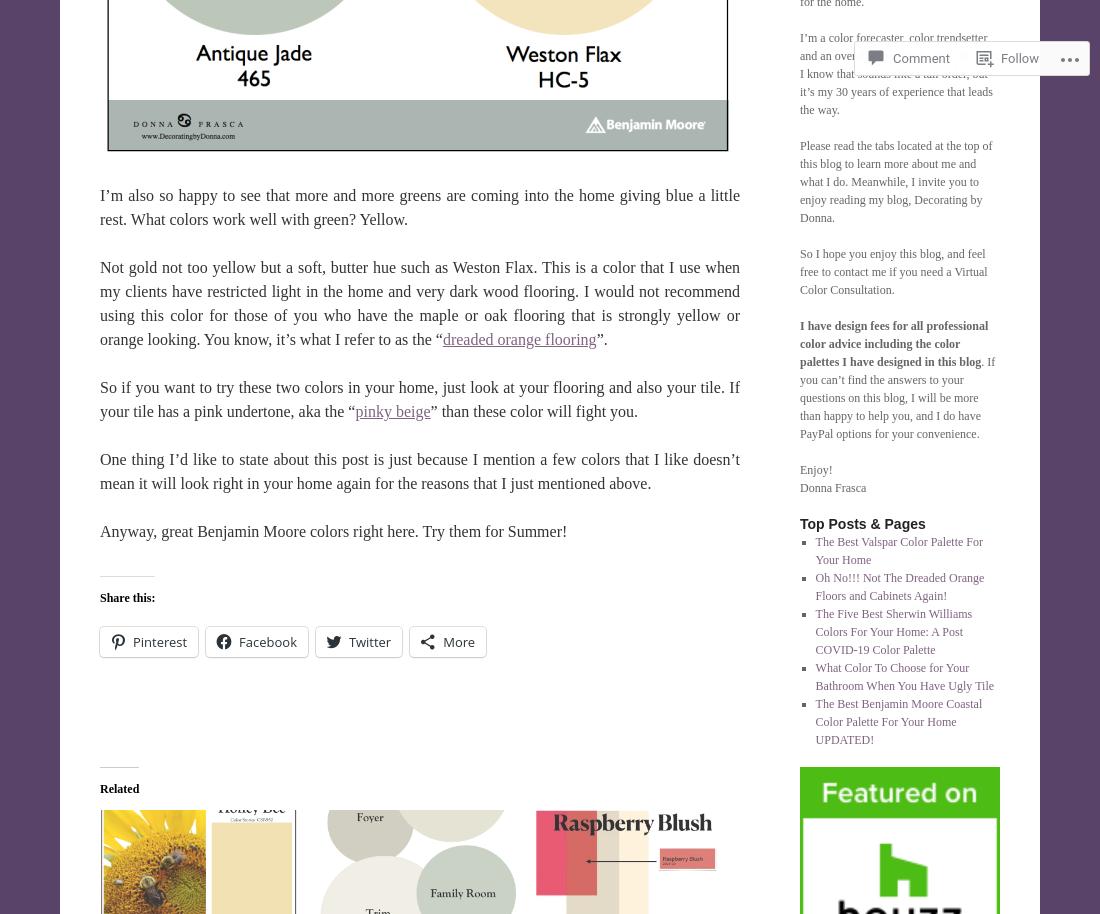 The width and height of the screenshot is (1100, 914). Describe the element at coordinates (814, 676) in the screenshot. I see `'What Color To Choose for Your Bathroom When You Have Ugly Tile'` at that location.